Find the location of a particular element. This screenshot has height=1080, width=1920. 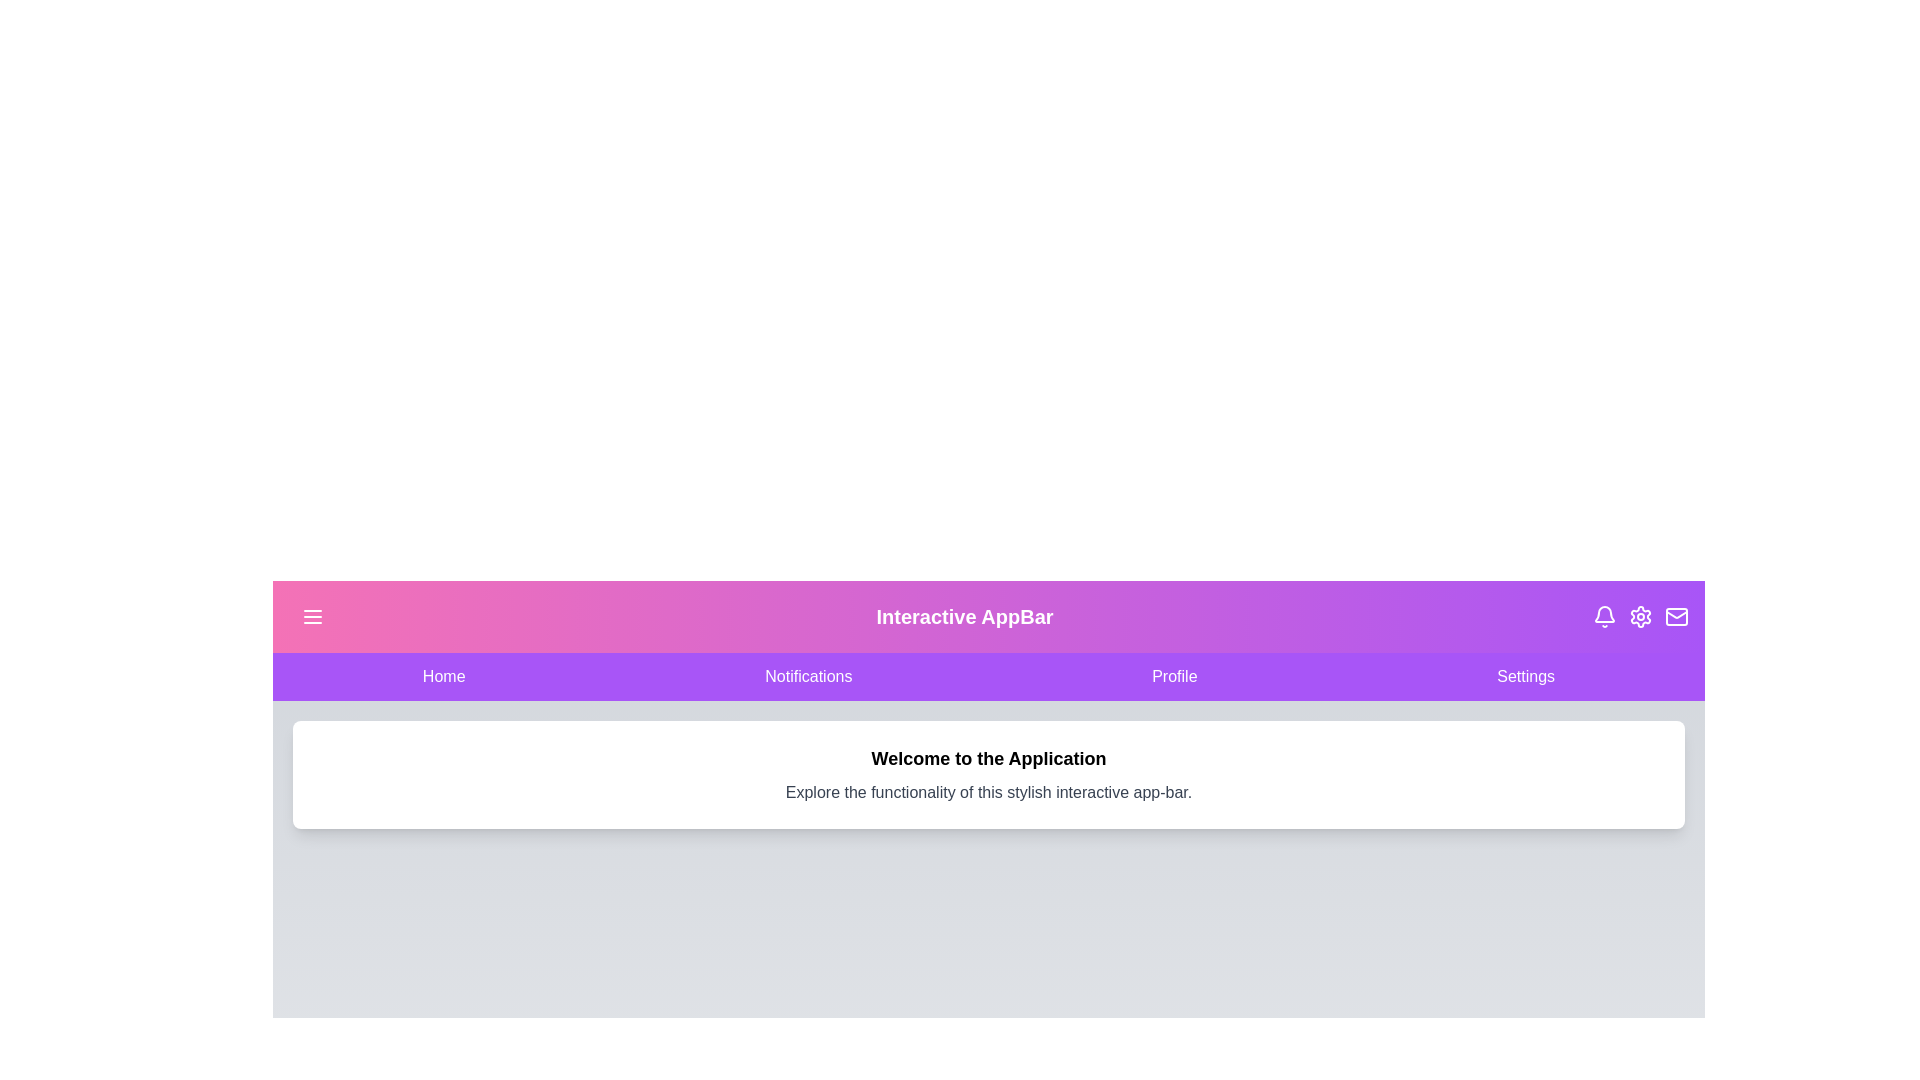

the navigation item Profile to navigate is located at coordinates (1174, 676).